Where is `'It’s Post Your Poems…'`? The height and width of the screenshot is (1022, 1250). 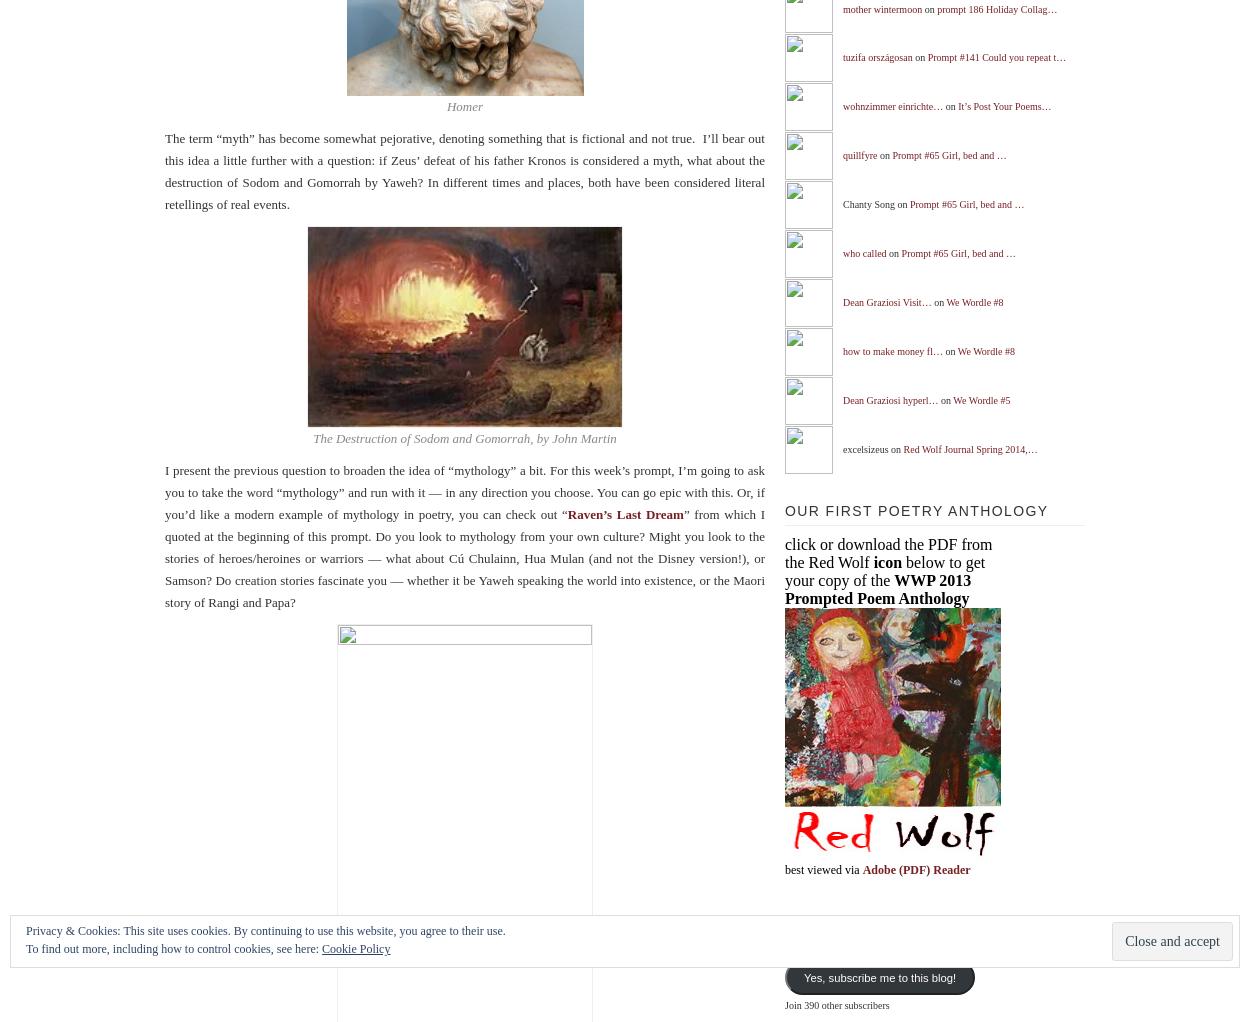
'It’s Post Your Poems…' is located at coordinates (1004, 104).